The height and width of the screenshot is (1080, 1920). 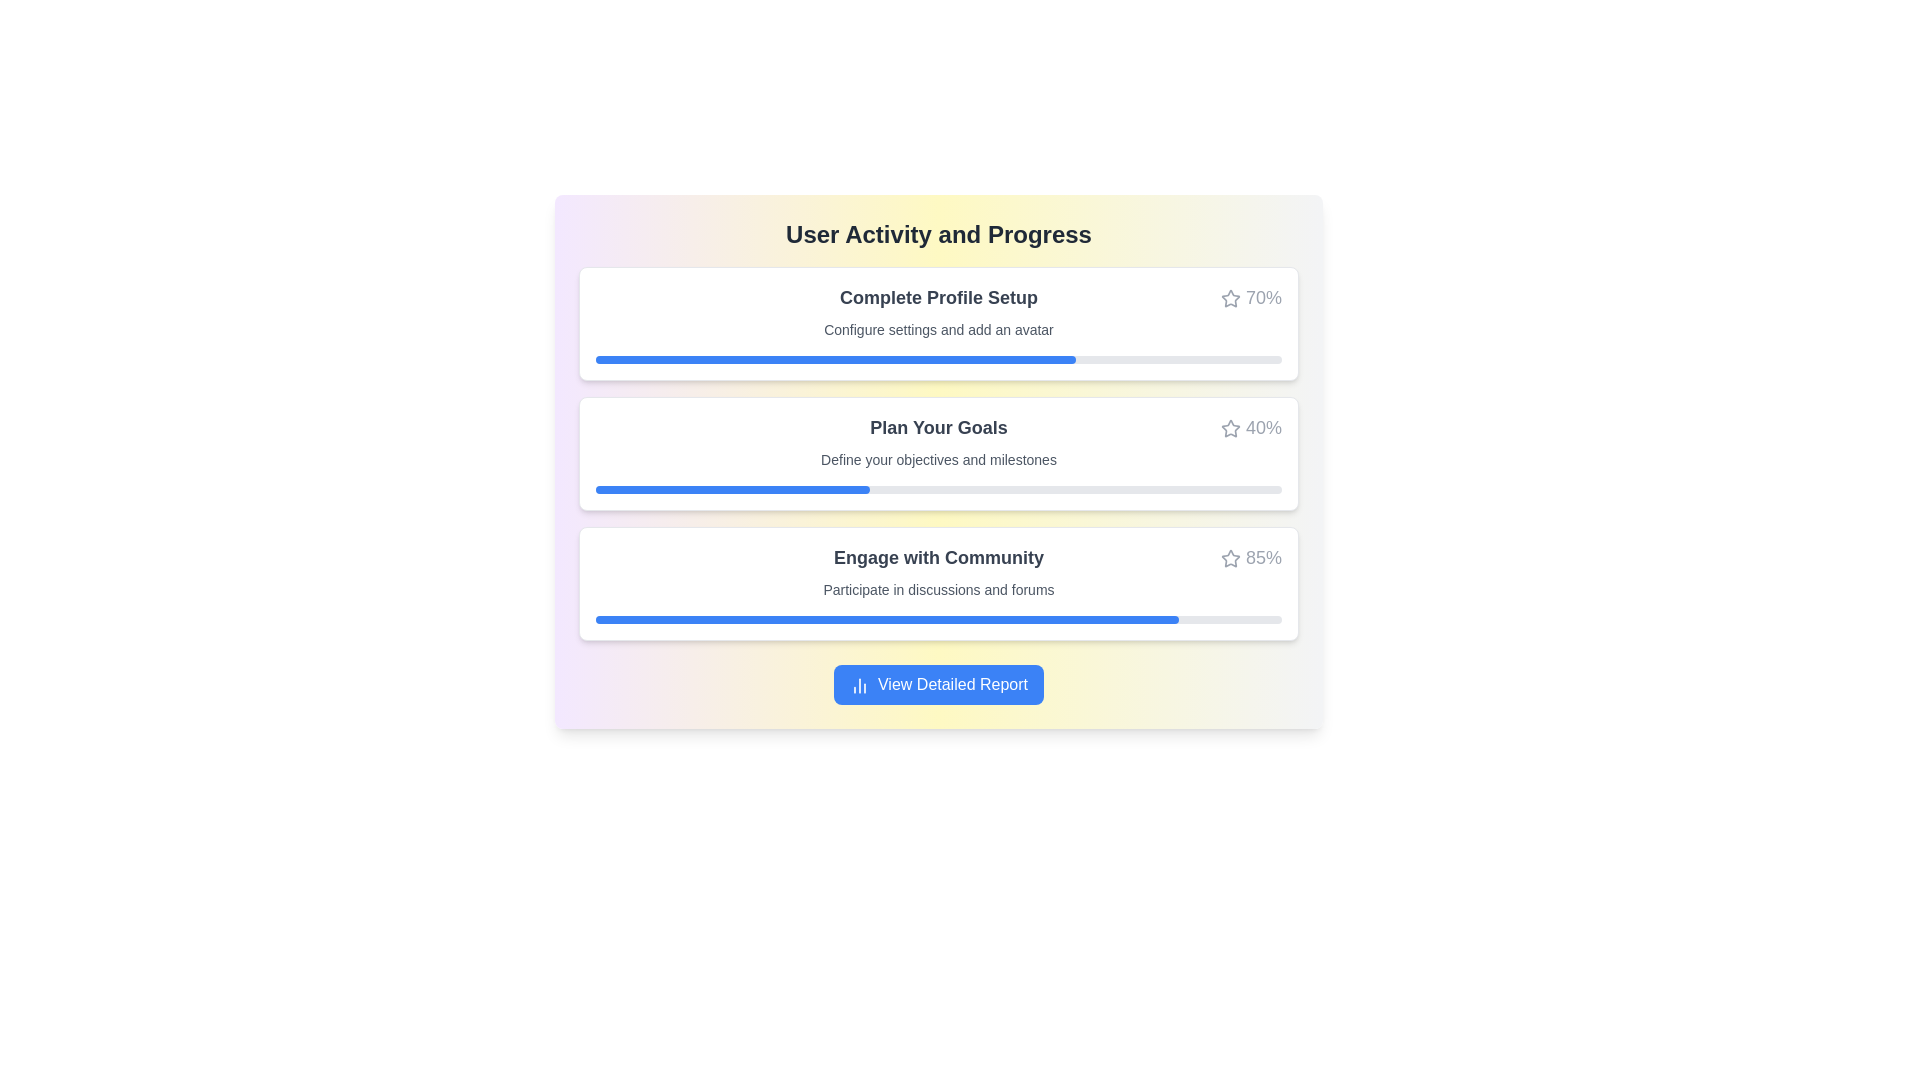 I want to click on the icon that represents the rating or favorite feature in the third row of the progress area labeled 'Engage with Community', located to the right of the percentage indicator (85%), so click(x=1229, y=559).